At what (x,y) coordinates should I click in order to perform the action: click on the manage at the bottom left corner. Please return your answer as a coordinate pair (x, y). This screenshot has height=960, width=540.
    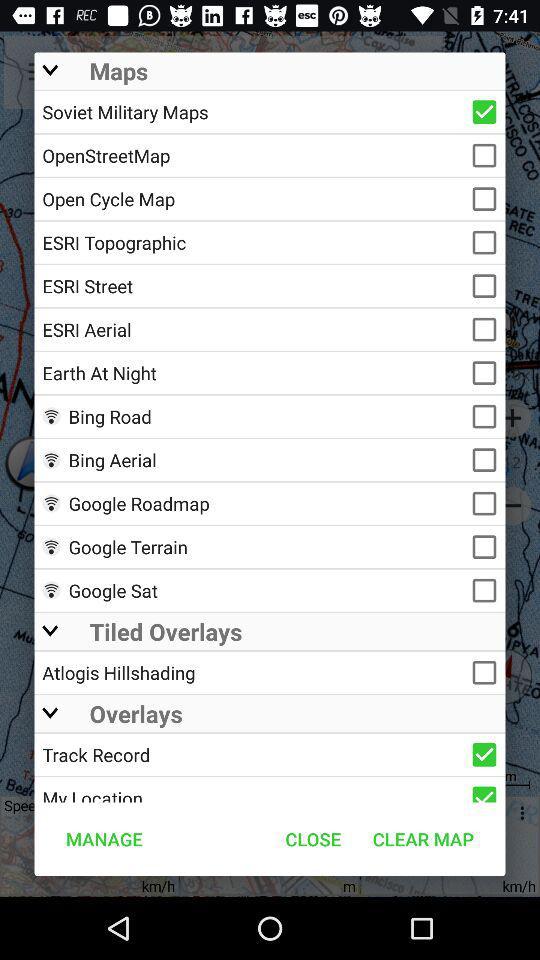
    Looking at the image, I should click on (104, 839).